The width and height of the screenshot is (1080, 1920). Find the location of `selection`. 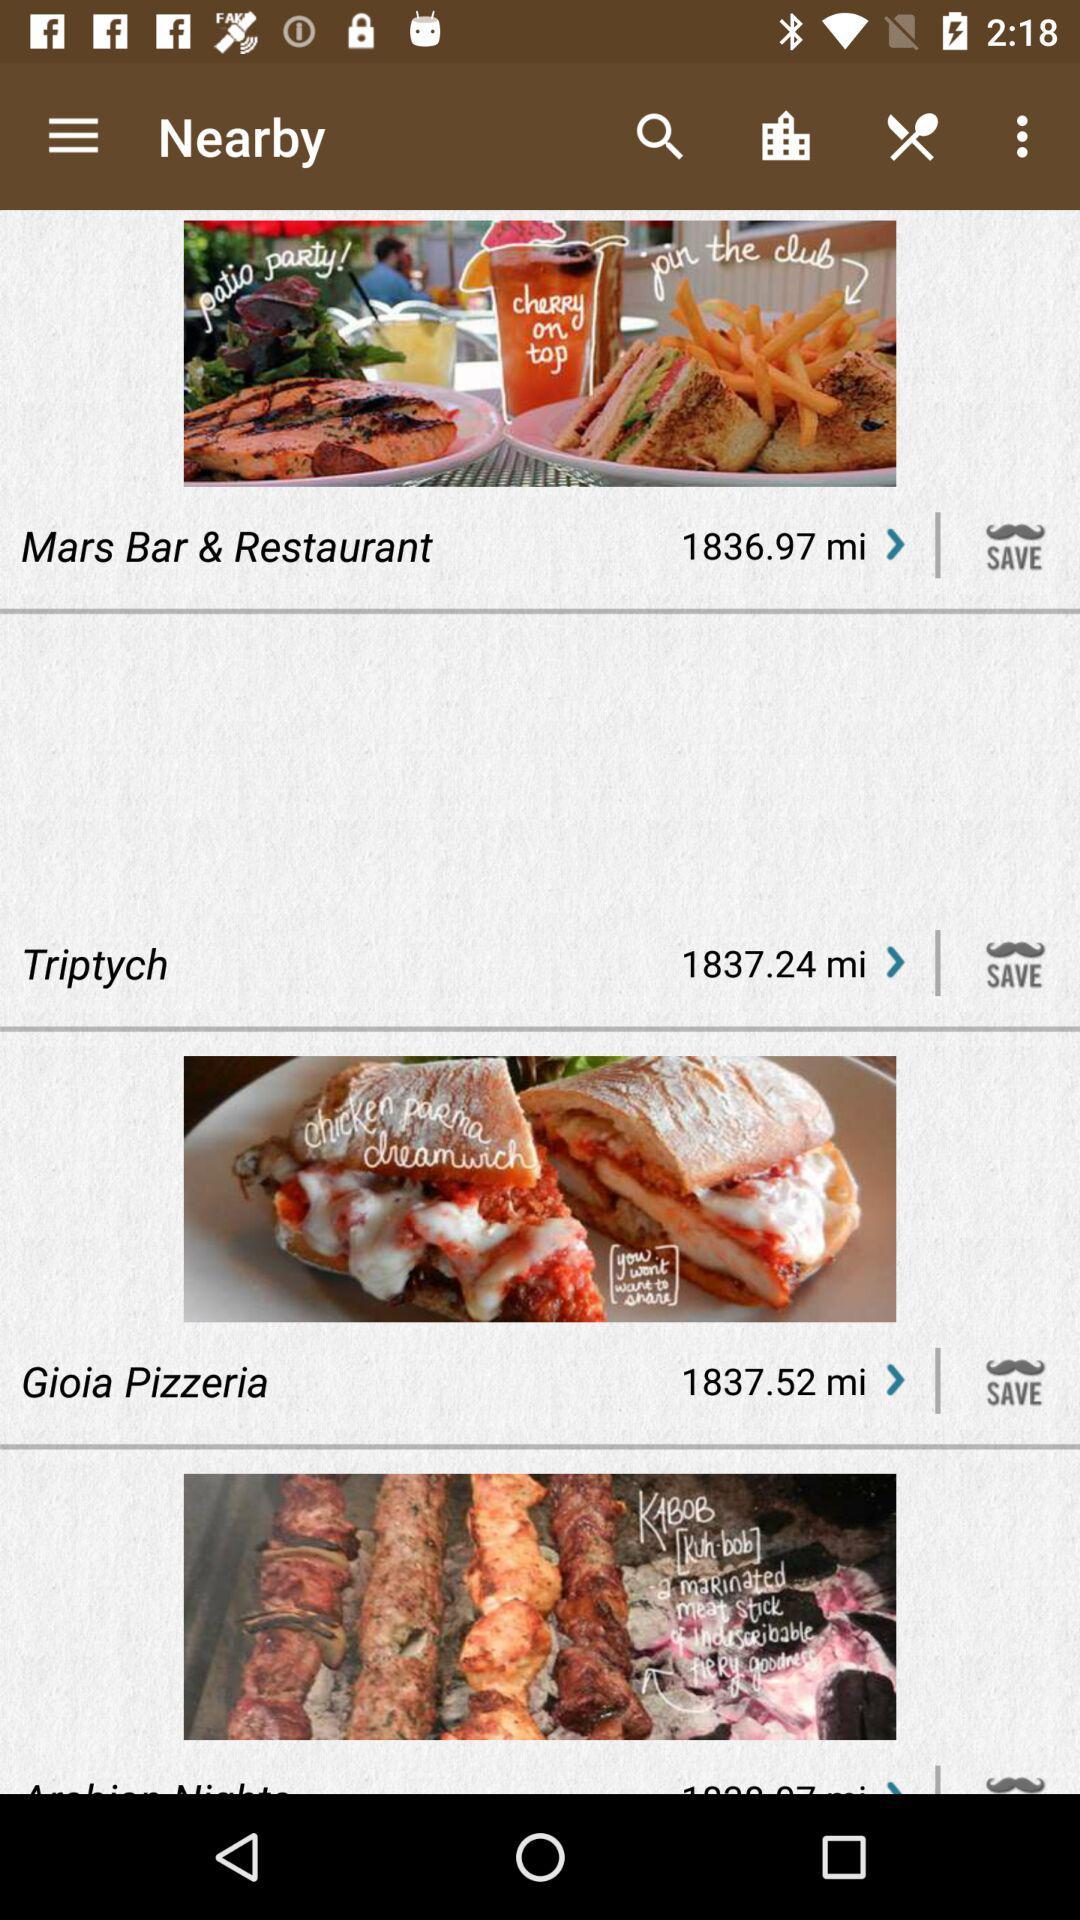

selection is located at coordinates (1015, 545).